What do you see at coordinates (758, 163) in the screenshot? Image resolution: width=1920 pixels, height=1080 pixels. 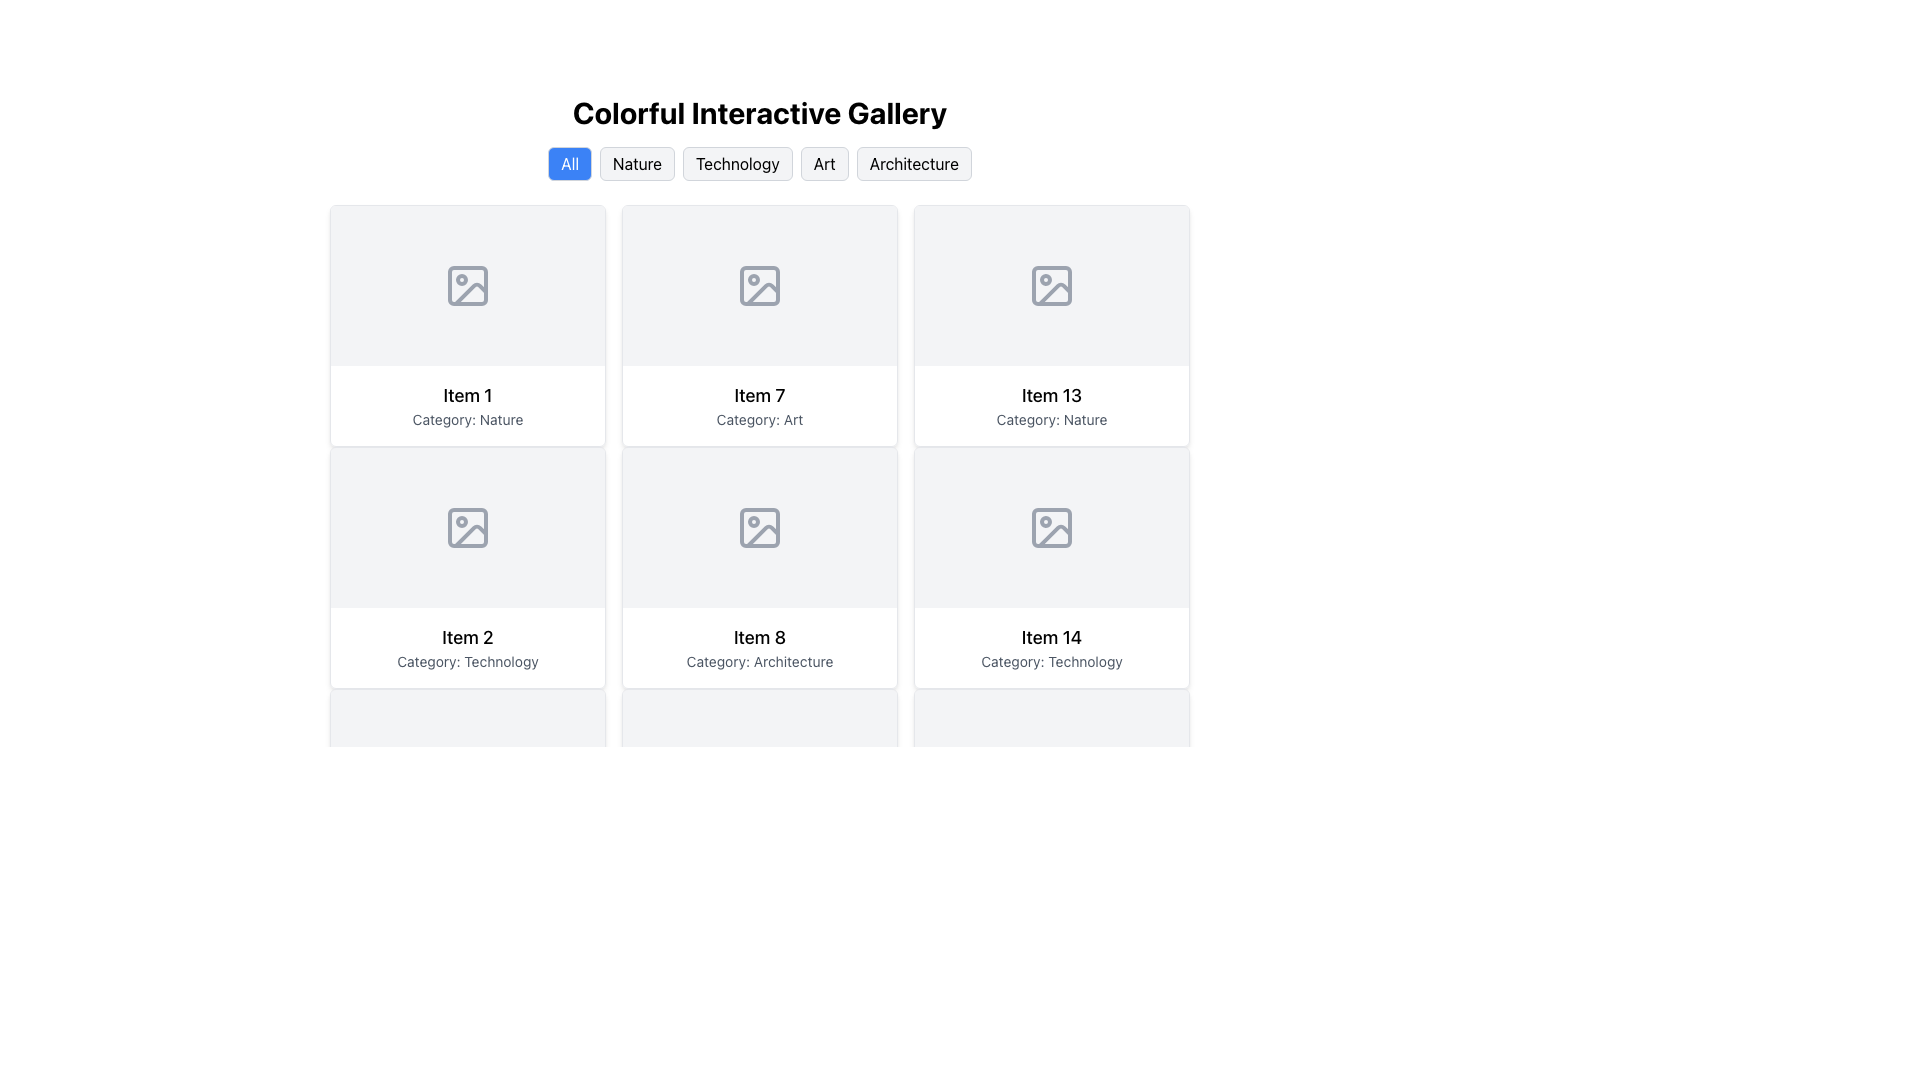 I see `the 'Technology' button, which is the third button in a row of five, featuring a light gray background and labeled with the text 'Technology'` at bounding box center [758, 163].